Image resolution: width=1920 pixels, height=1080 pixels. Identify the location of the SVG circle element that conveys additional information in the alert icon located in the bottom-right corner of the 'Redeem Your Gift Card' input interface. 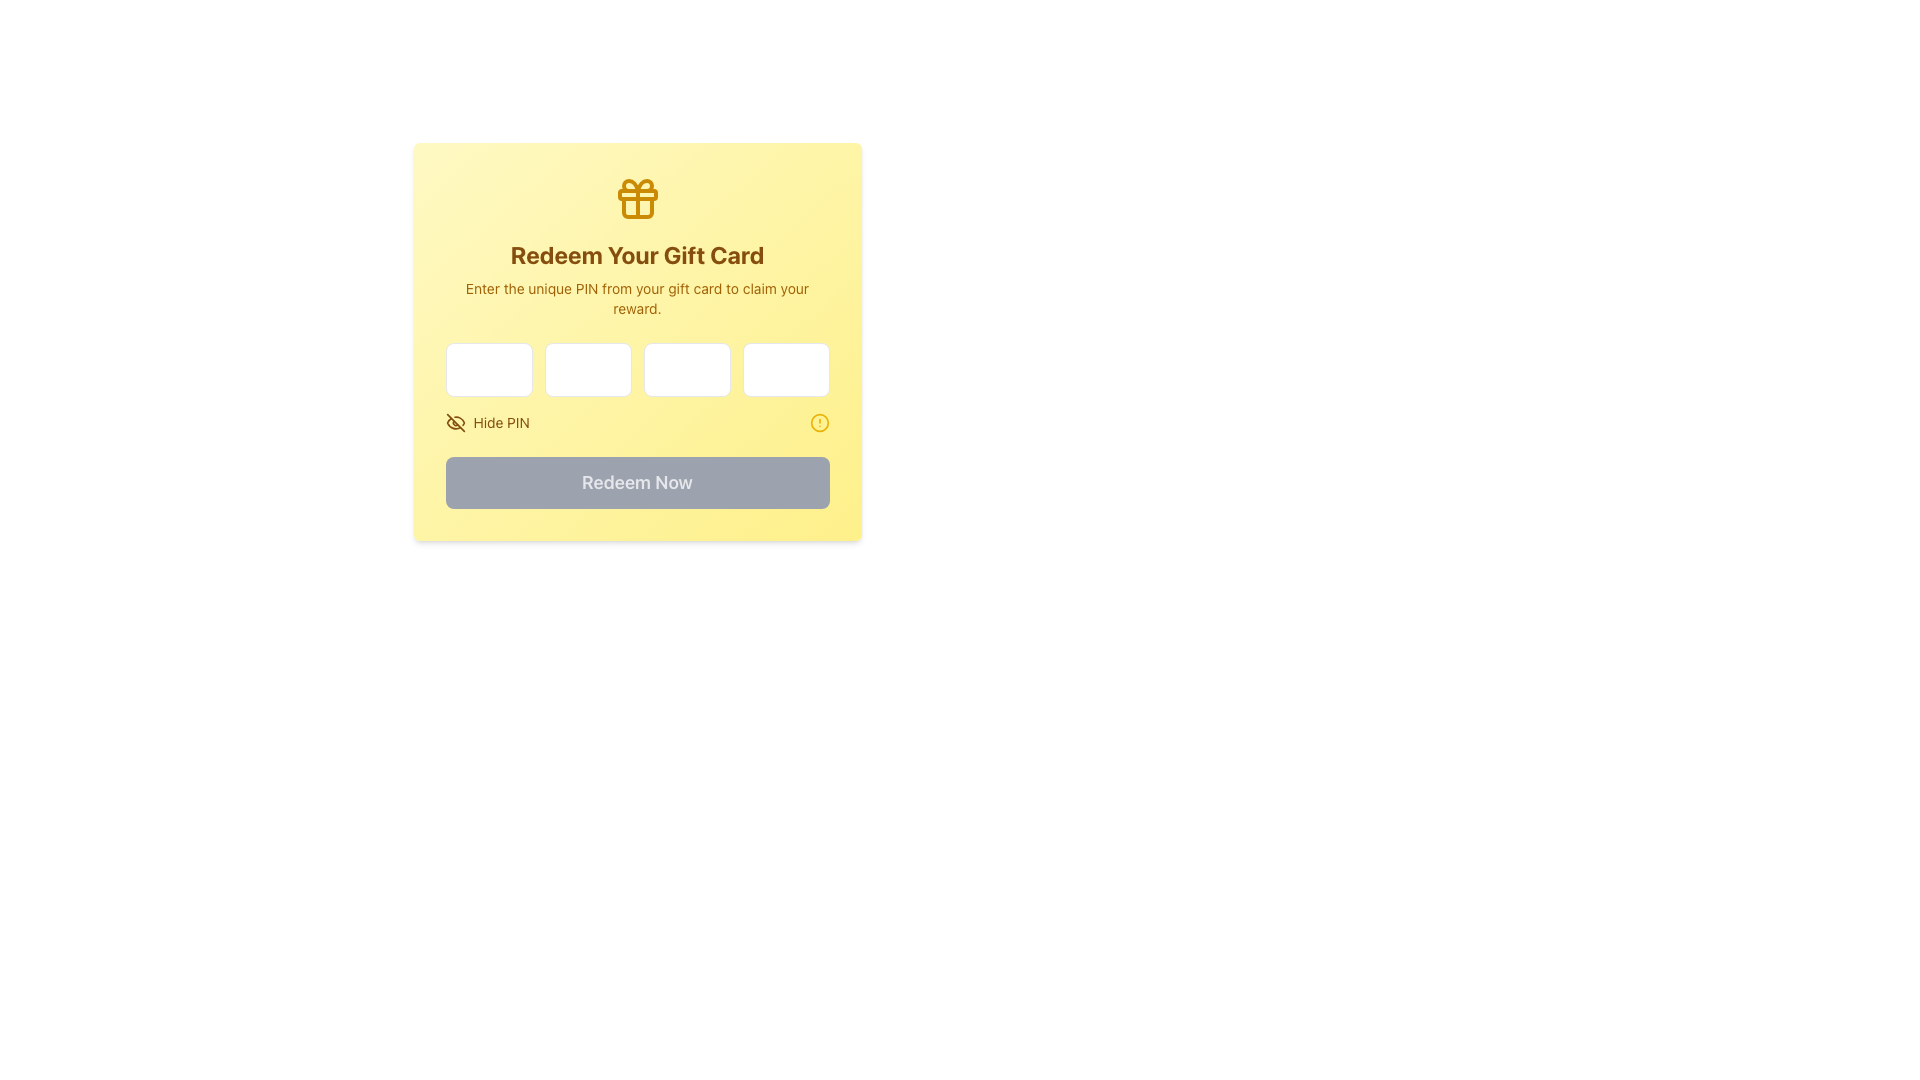
(819, 422).